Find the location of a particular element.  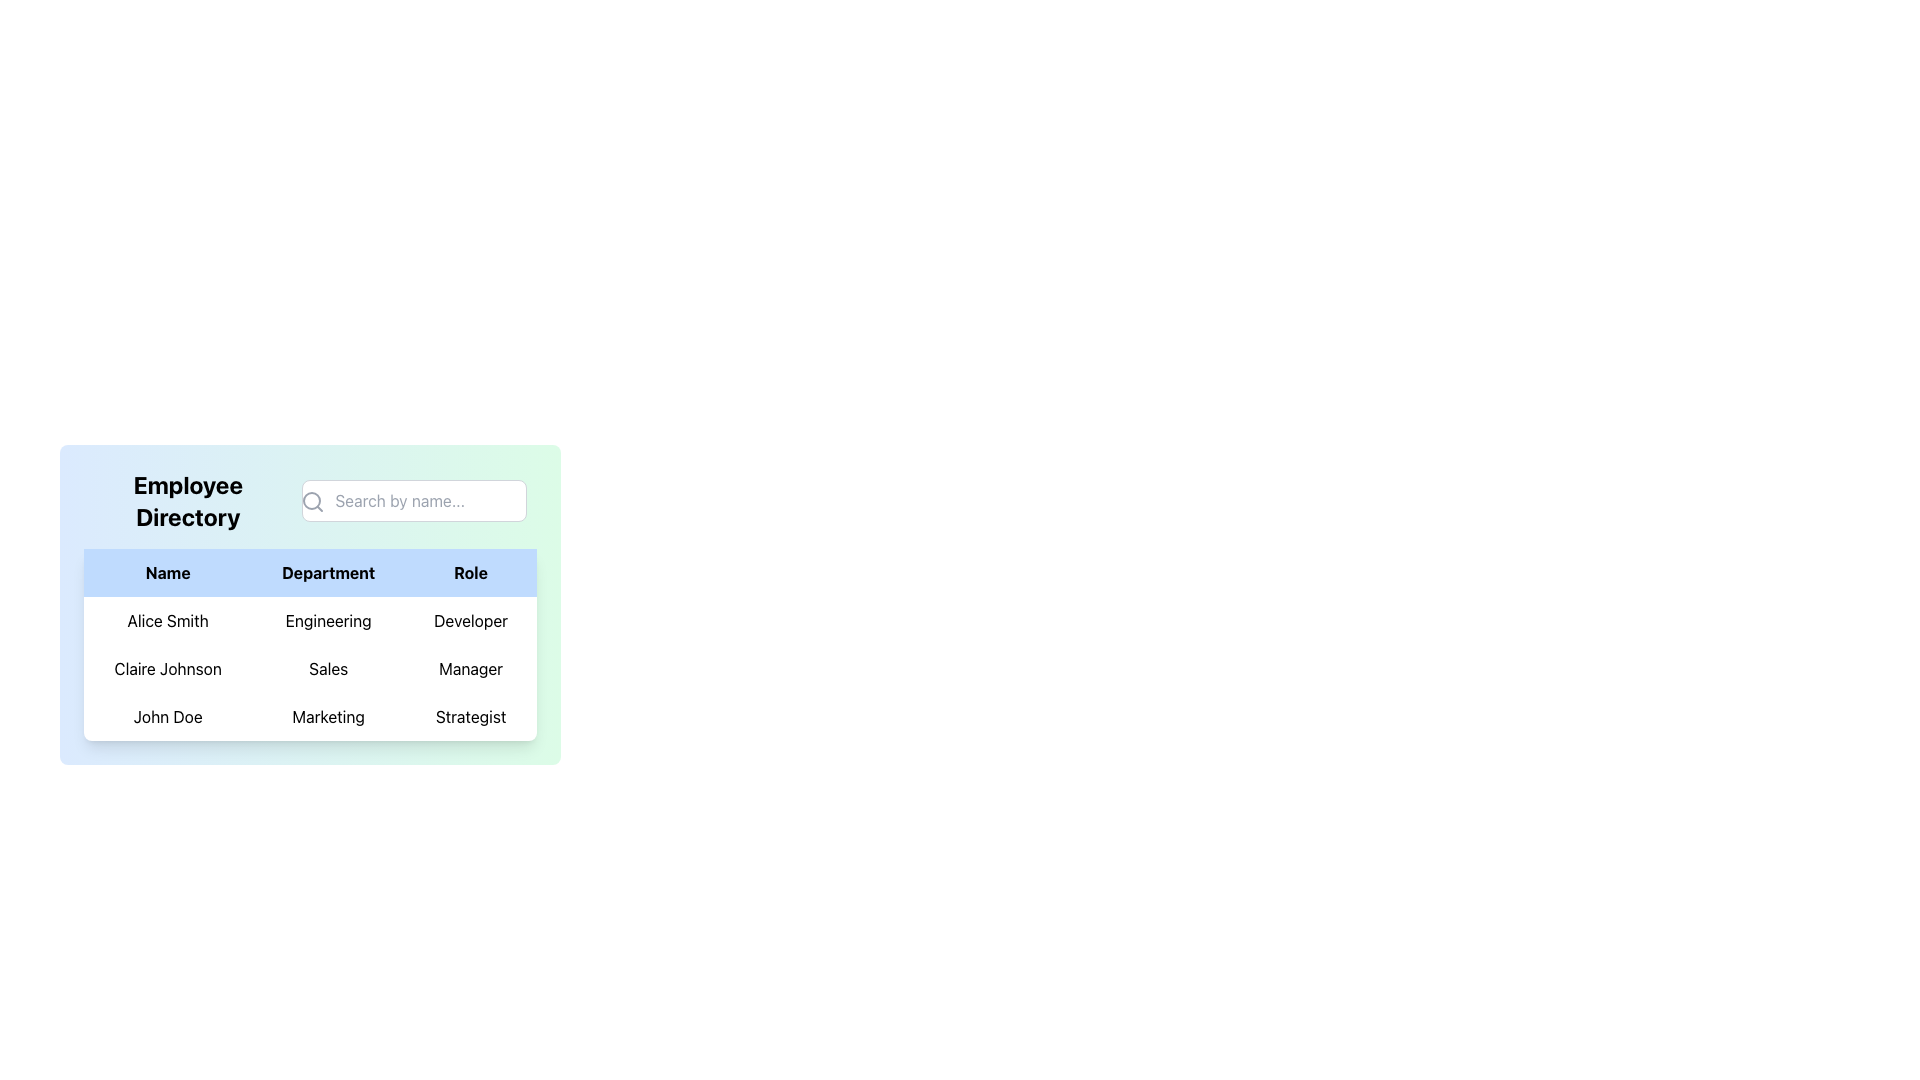

the label in the rightmost cell of the third row of the table that describes the role of an individual, which is 'Strategist' for 'John Doe' in the Marketing department is located at coordinates (469, 716).